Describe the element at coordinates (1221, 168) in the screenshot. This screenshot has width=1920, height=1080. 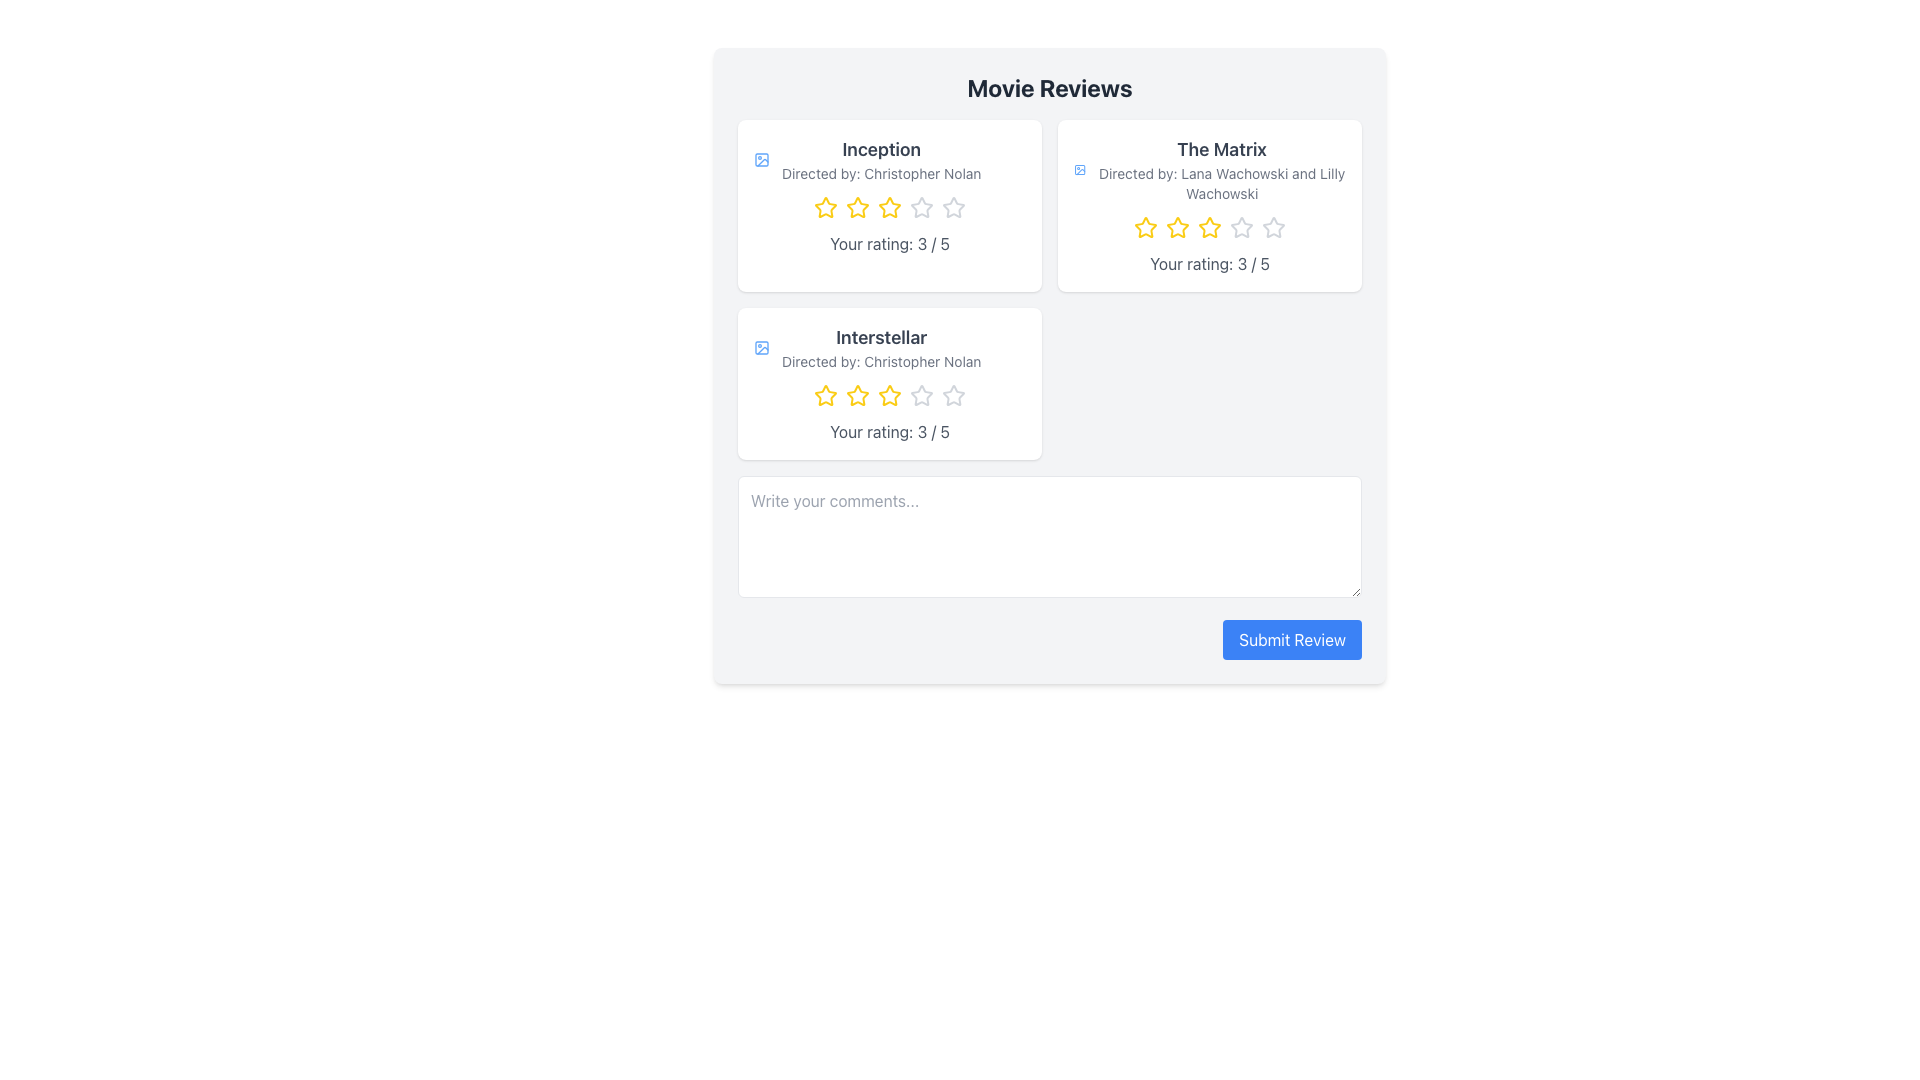
I see `the Text Block that displays the title and director information of the movie 'The Matrix', located in the top-right card of the 'Movie Reviews' section` at that location.